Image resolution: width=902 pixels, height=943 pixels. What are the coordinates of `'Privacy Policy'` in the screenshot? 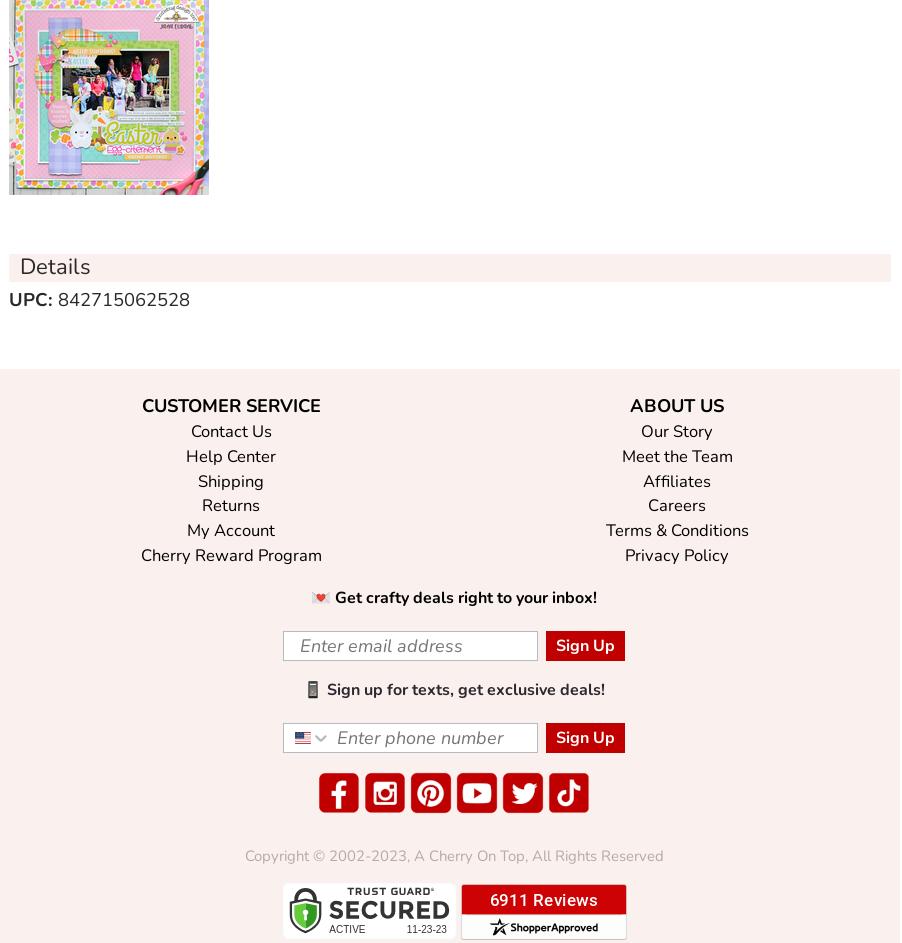 It's located at (676, 555).